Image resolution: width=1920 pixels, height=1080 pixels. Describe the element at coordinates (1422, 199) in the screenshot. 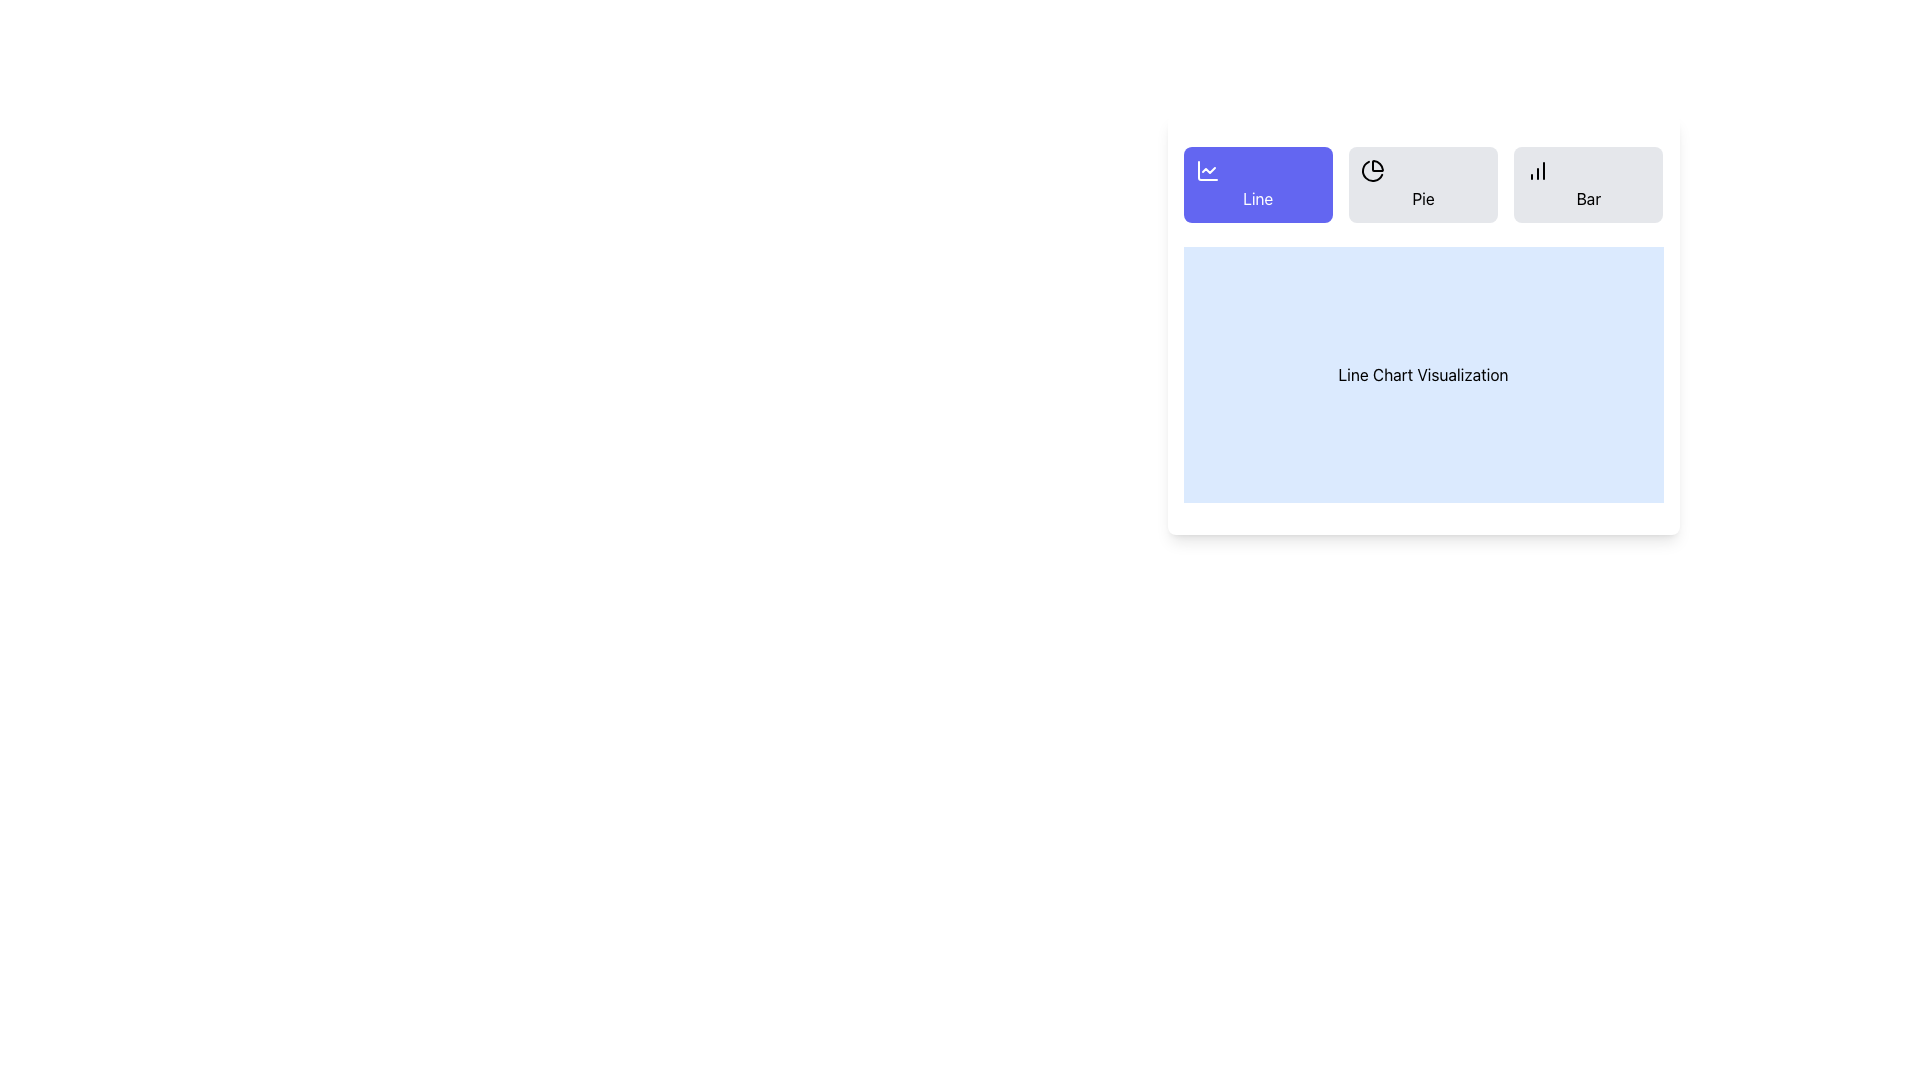

I see `the button labeled 'Pie' which is the second button in a horizontal group of three buttons, flanked by 'Line' on the left and 'Bar' on the right` at that location.